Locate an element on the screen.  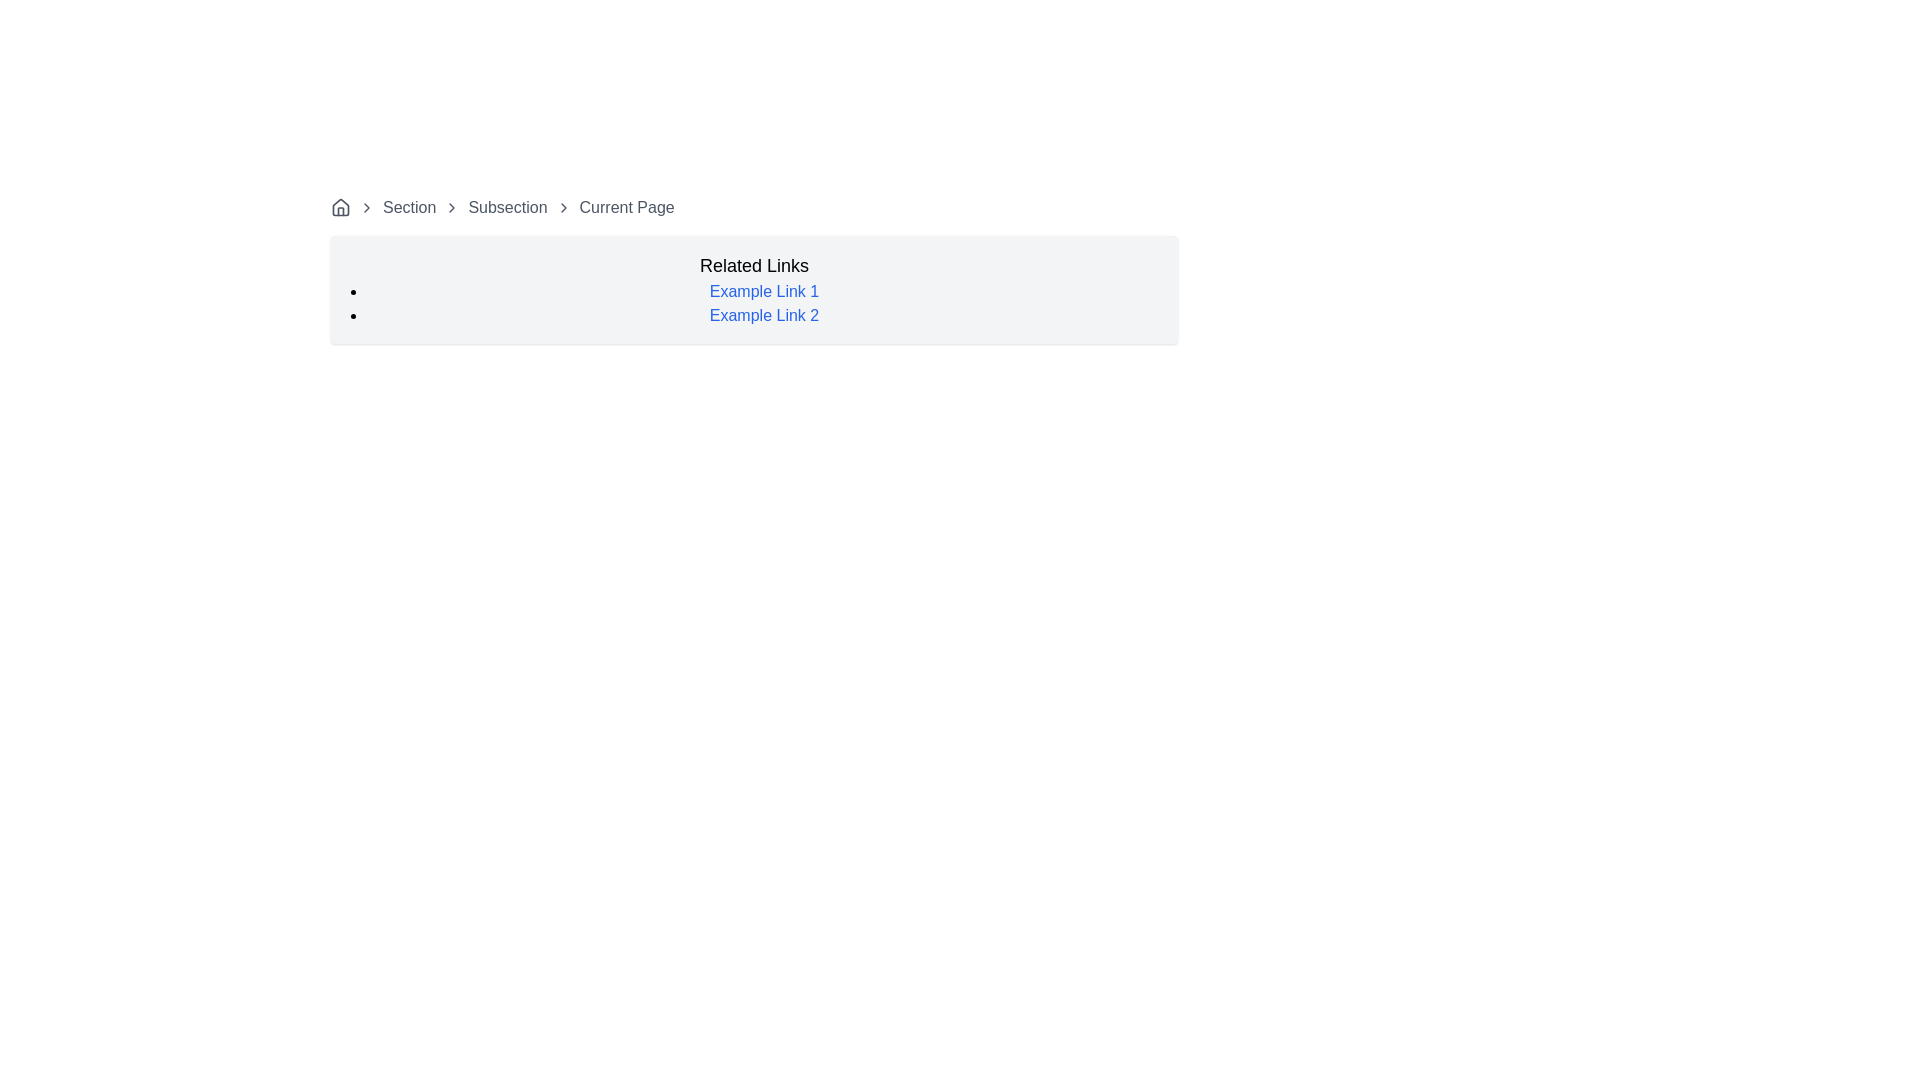
the third chevron icon in the breadcrumb navigation bar, which indicates the hierarchy and progression between 'Subsection' and 'Current Page' is located at coordinates (562, 208).